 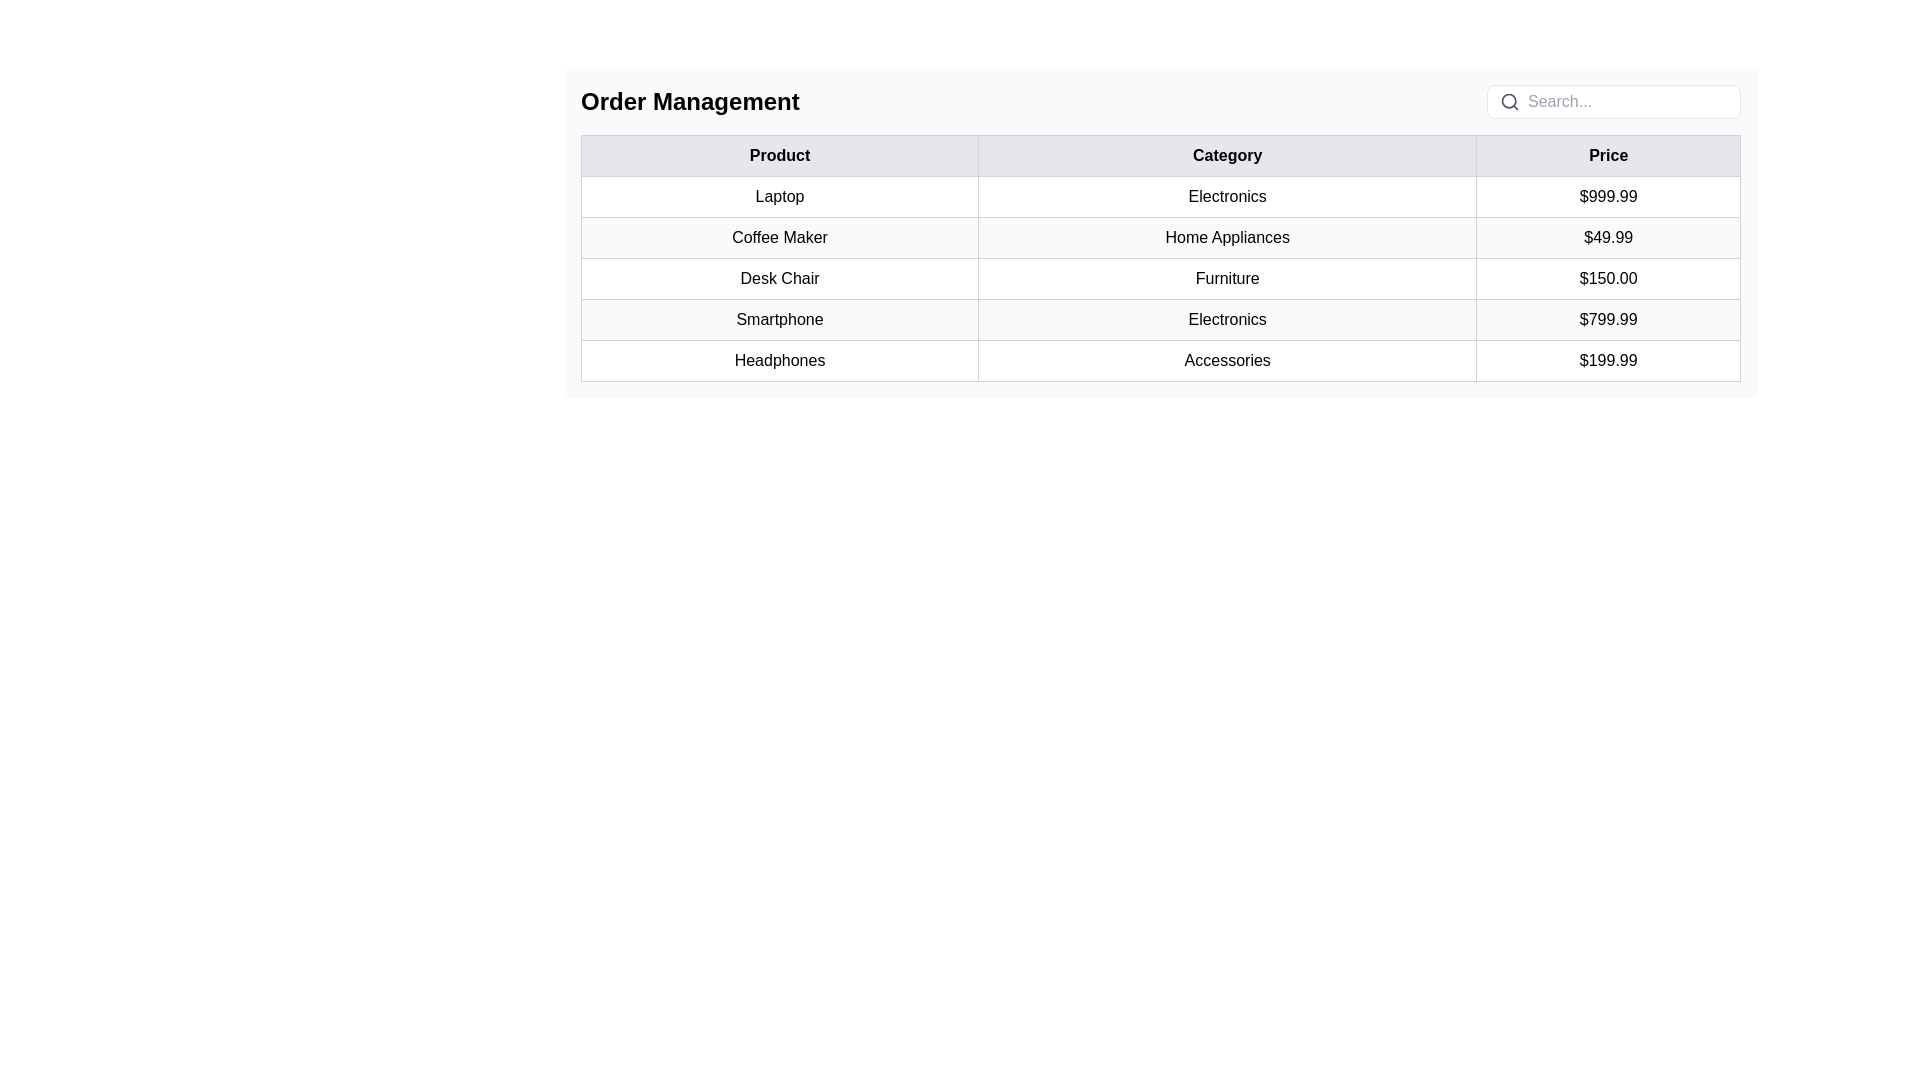 What do you see at coordinates (1226, 278) in the screenshot?
I see `the table cell displaying 'Furniture' in the second column under the 'Category' header for the 'Desk Chair' row` at bounding box center [1226, 278].